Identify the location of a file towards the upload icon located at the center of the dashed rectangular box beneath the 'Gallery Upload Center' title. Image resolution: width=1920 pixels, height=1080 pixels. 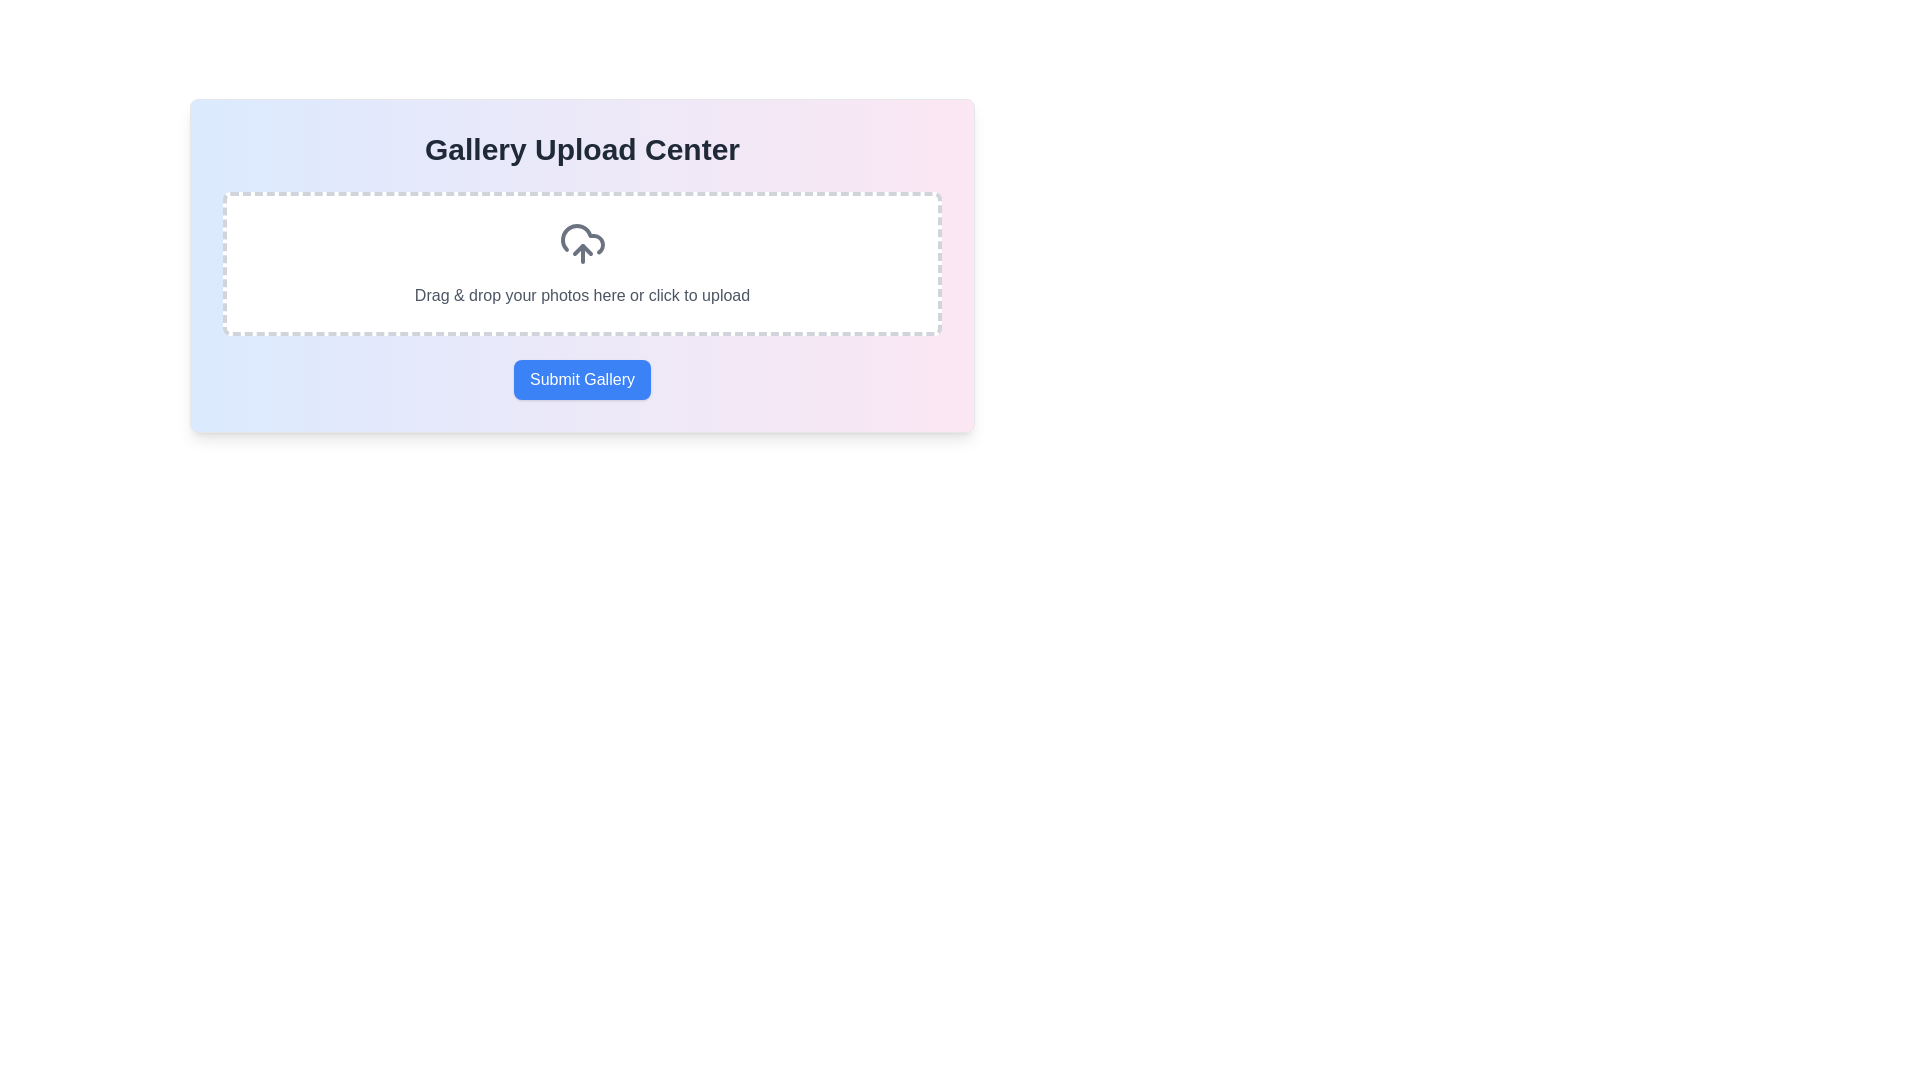
(581, 242).